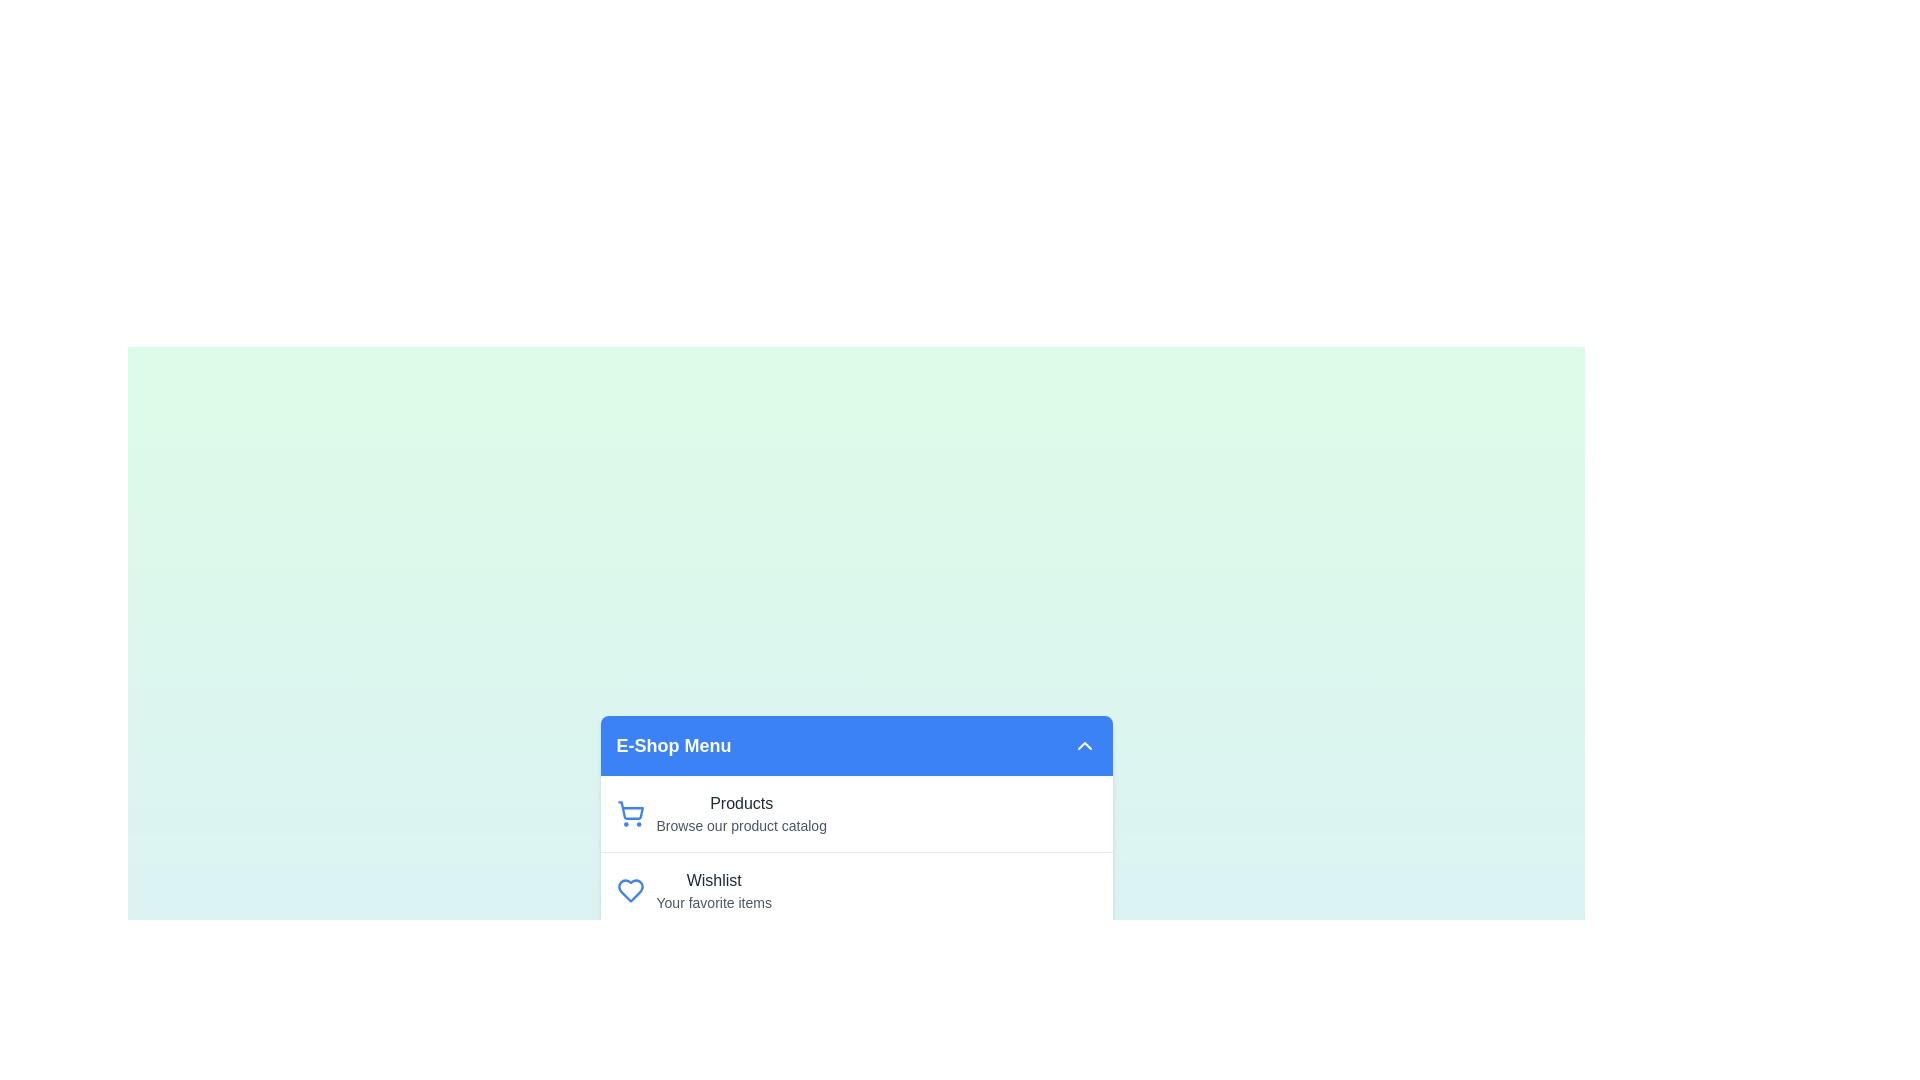  Describe the element at coordinates (740, 802) in the screenshot. I see `the menu item Products from the EcommerceFeatureMenu` at that location.